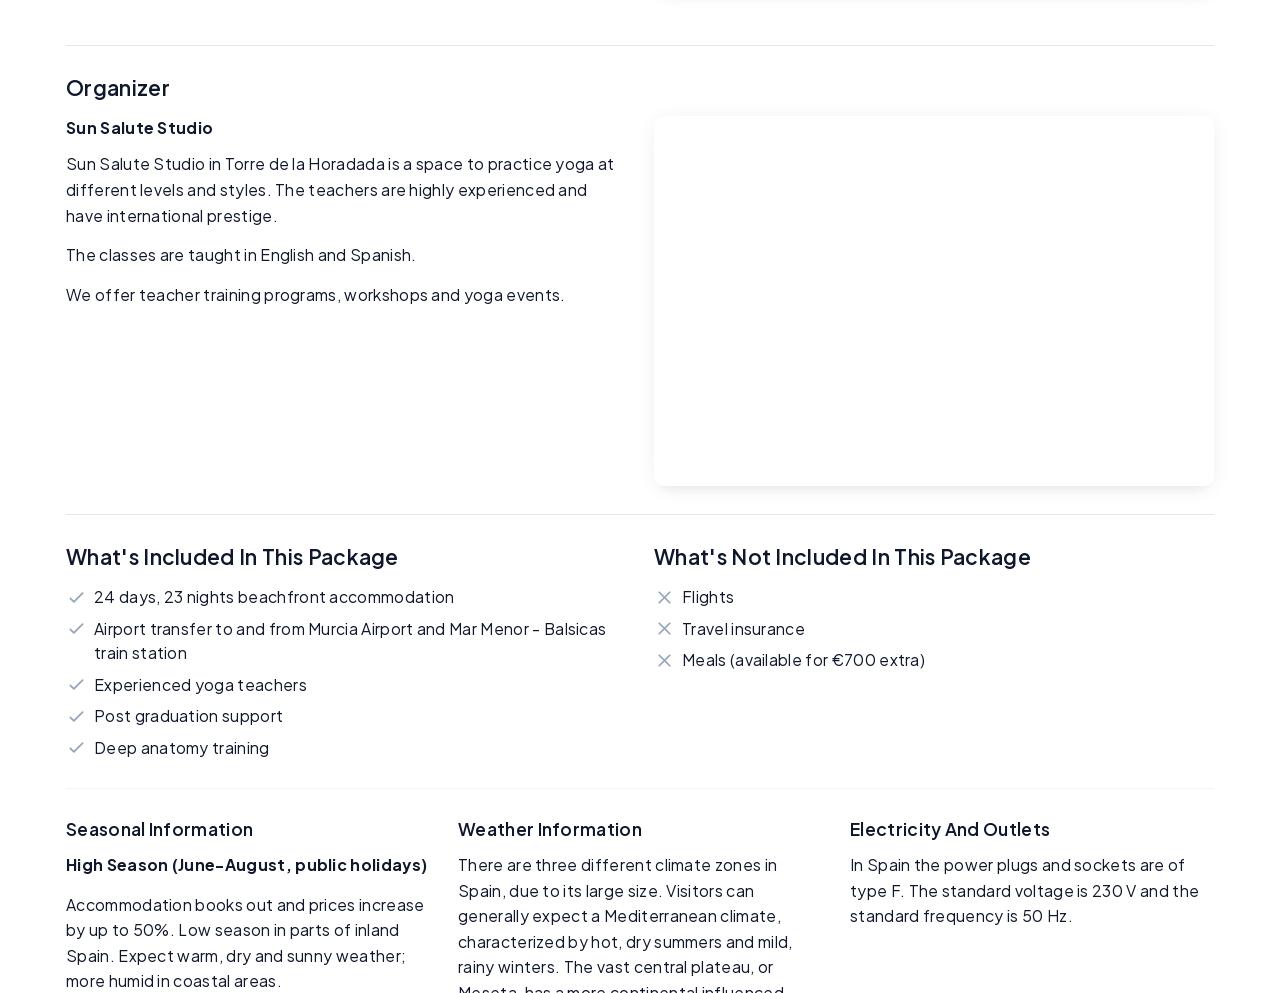  What do you see at coordinates (842, 555) in the screenshot?
I see `'What's Not Included in This Package'` at bounding box center [842, 555].